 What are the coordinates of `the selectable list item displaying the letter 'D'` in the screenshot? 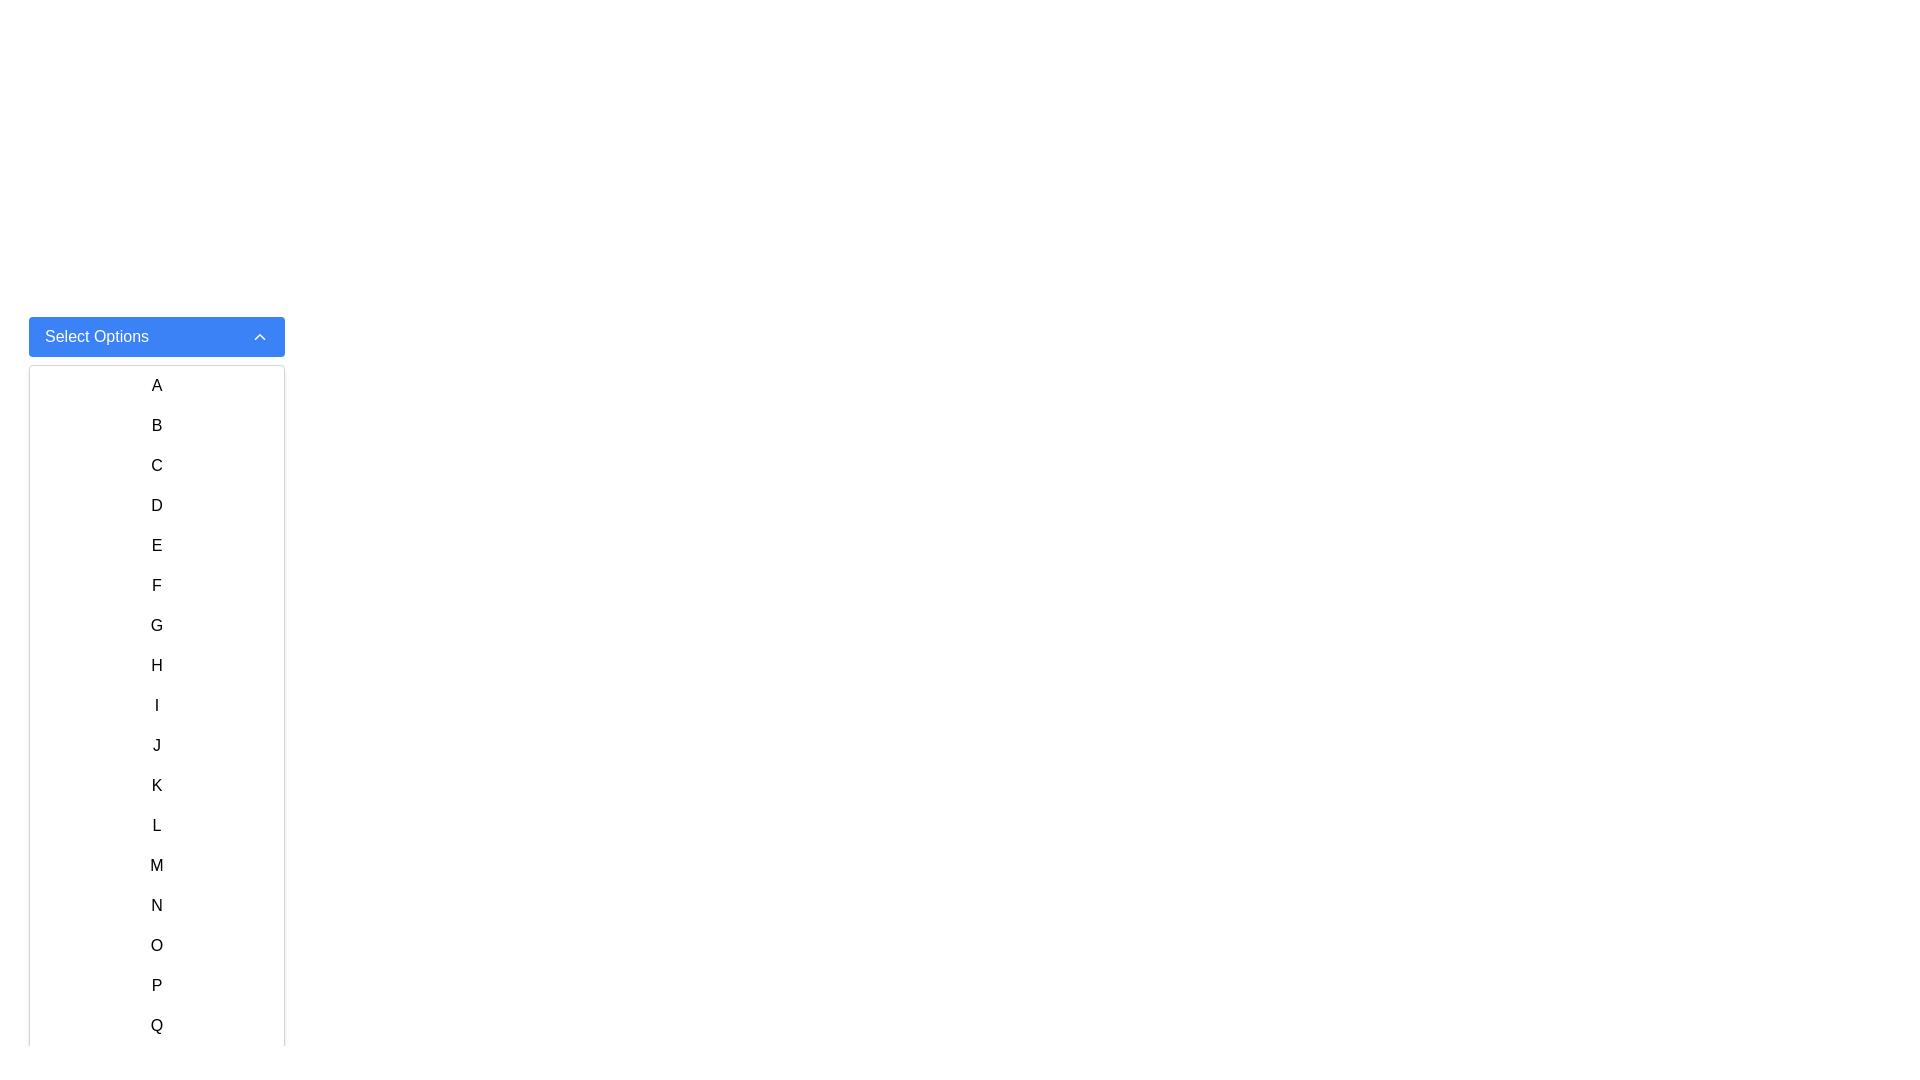 It's located at (156, 504).